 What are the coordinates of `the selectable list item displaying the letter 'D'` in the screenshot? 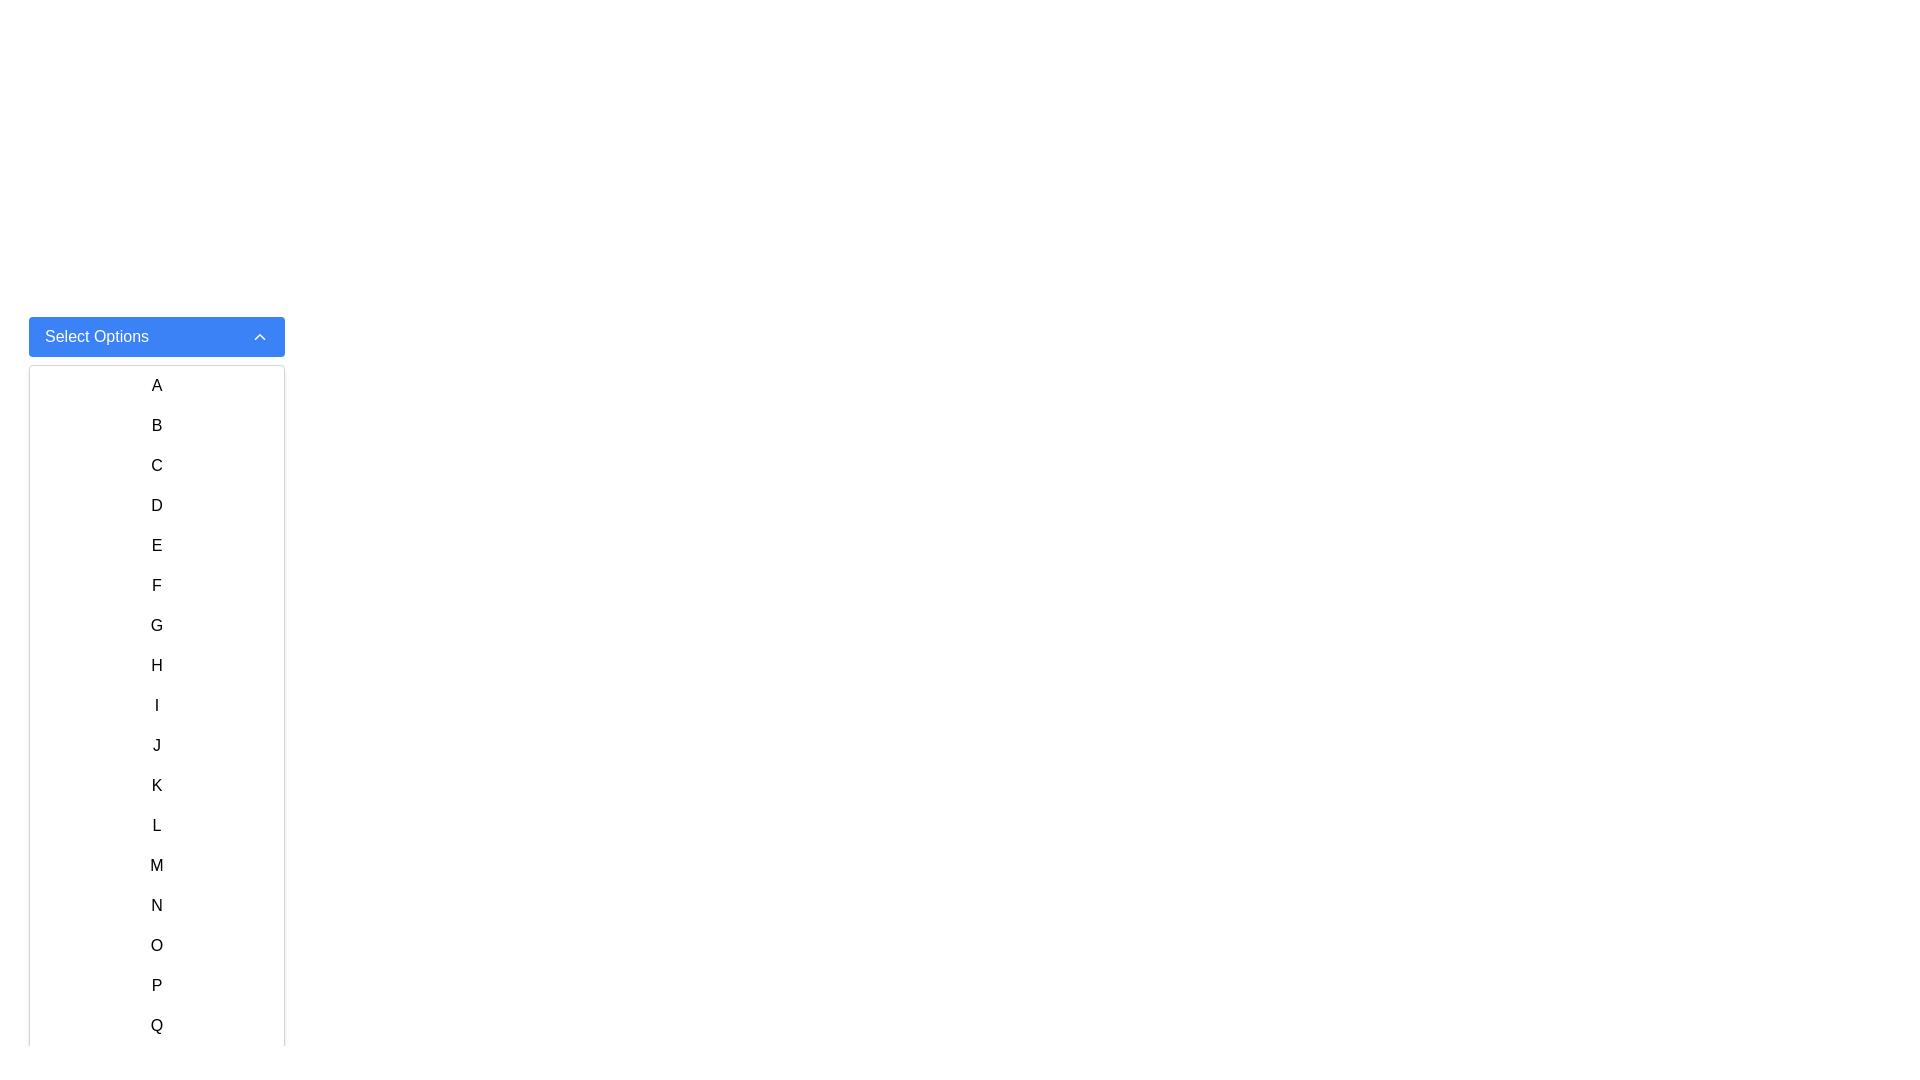 It's located at (156, 504).